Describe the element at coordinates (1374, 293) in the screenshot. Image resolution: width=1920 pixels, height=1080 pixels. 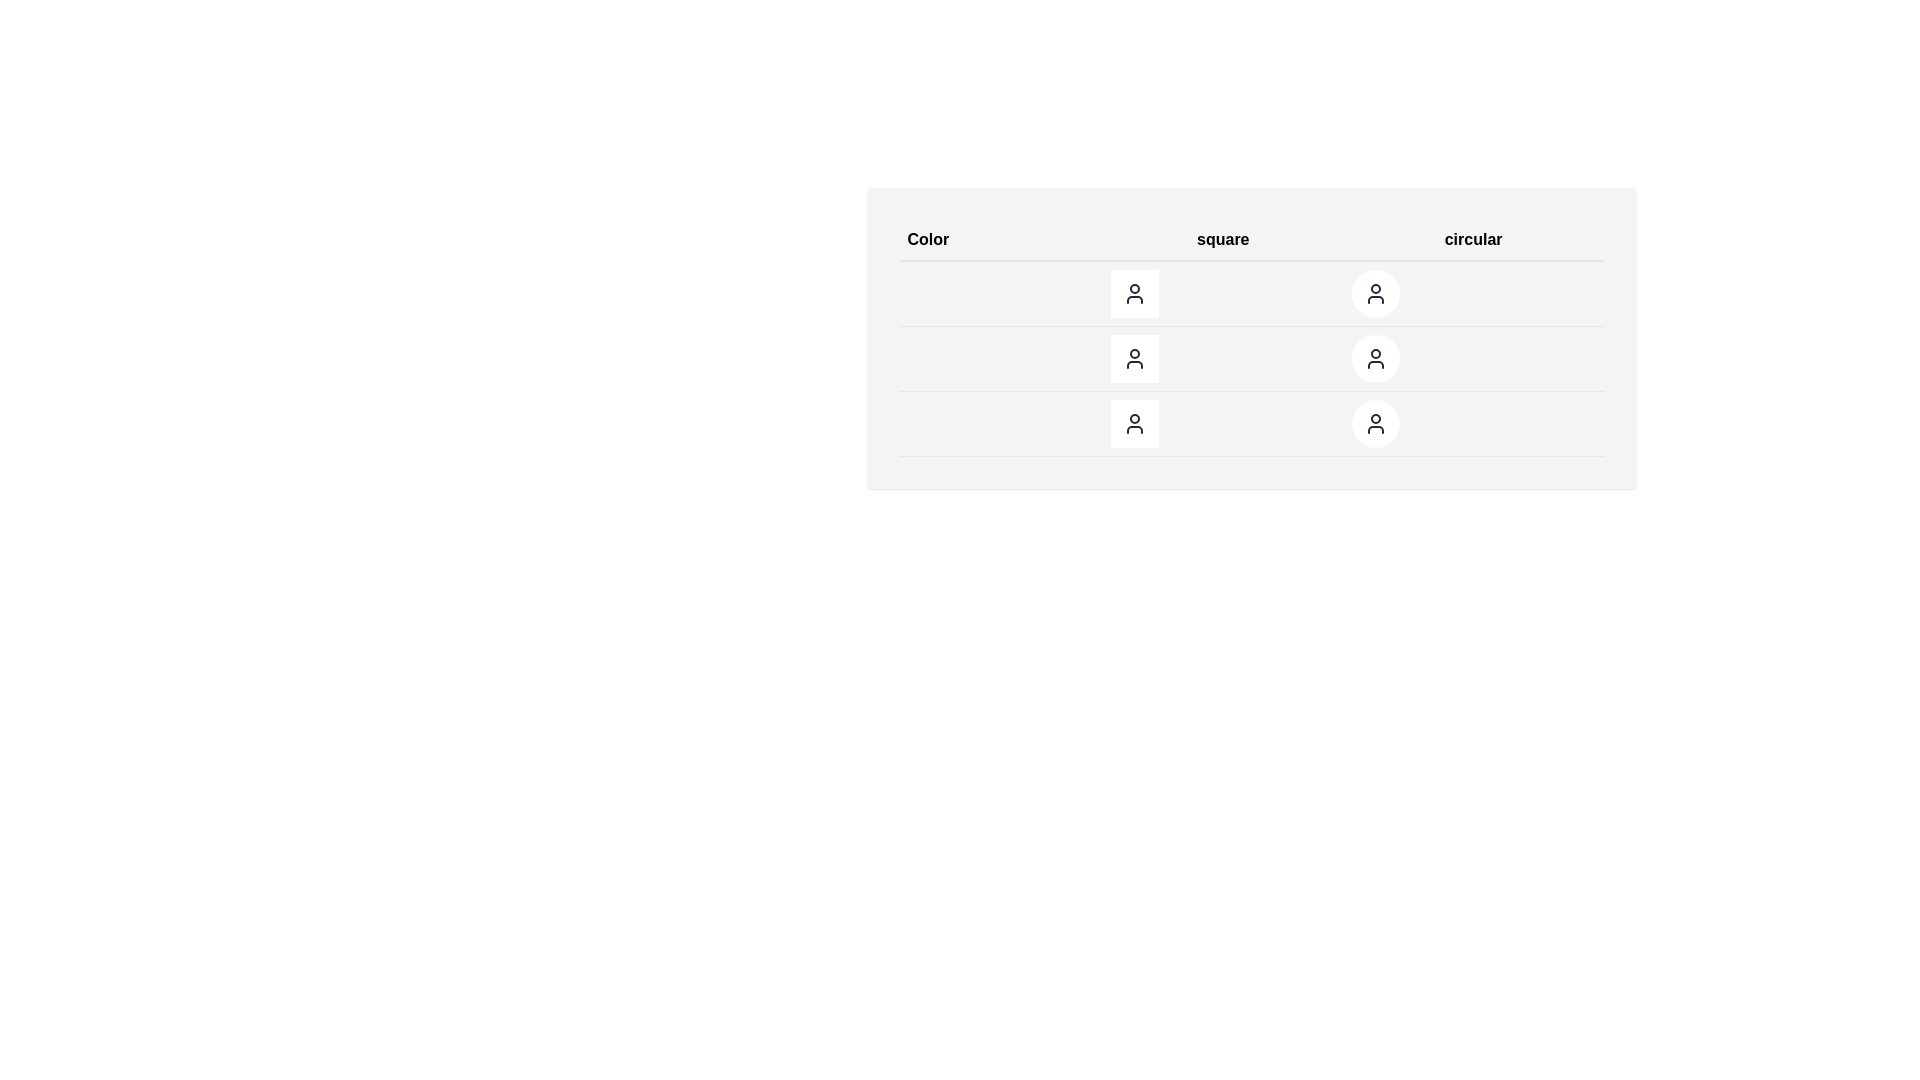
I see `the user silhouette icon, which is a circular icon with dark outlines against a transparent background, located in the second column's first row under the header 'circular'` at that location.